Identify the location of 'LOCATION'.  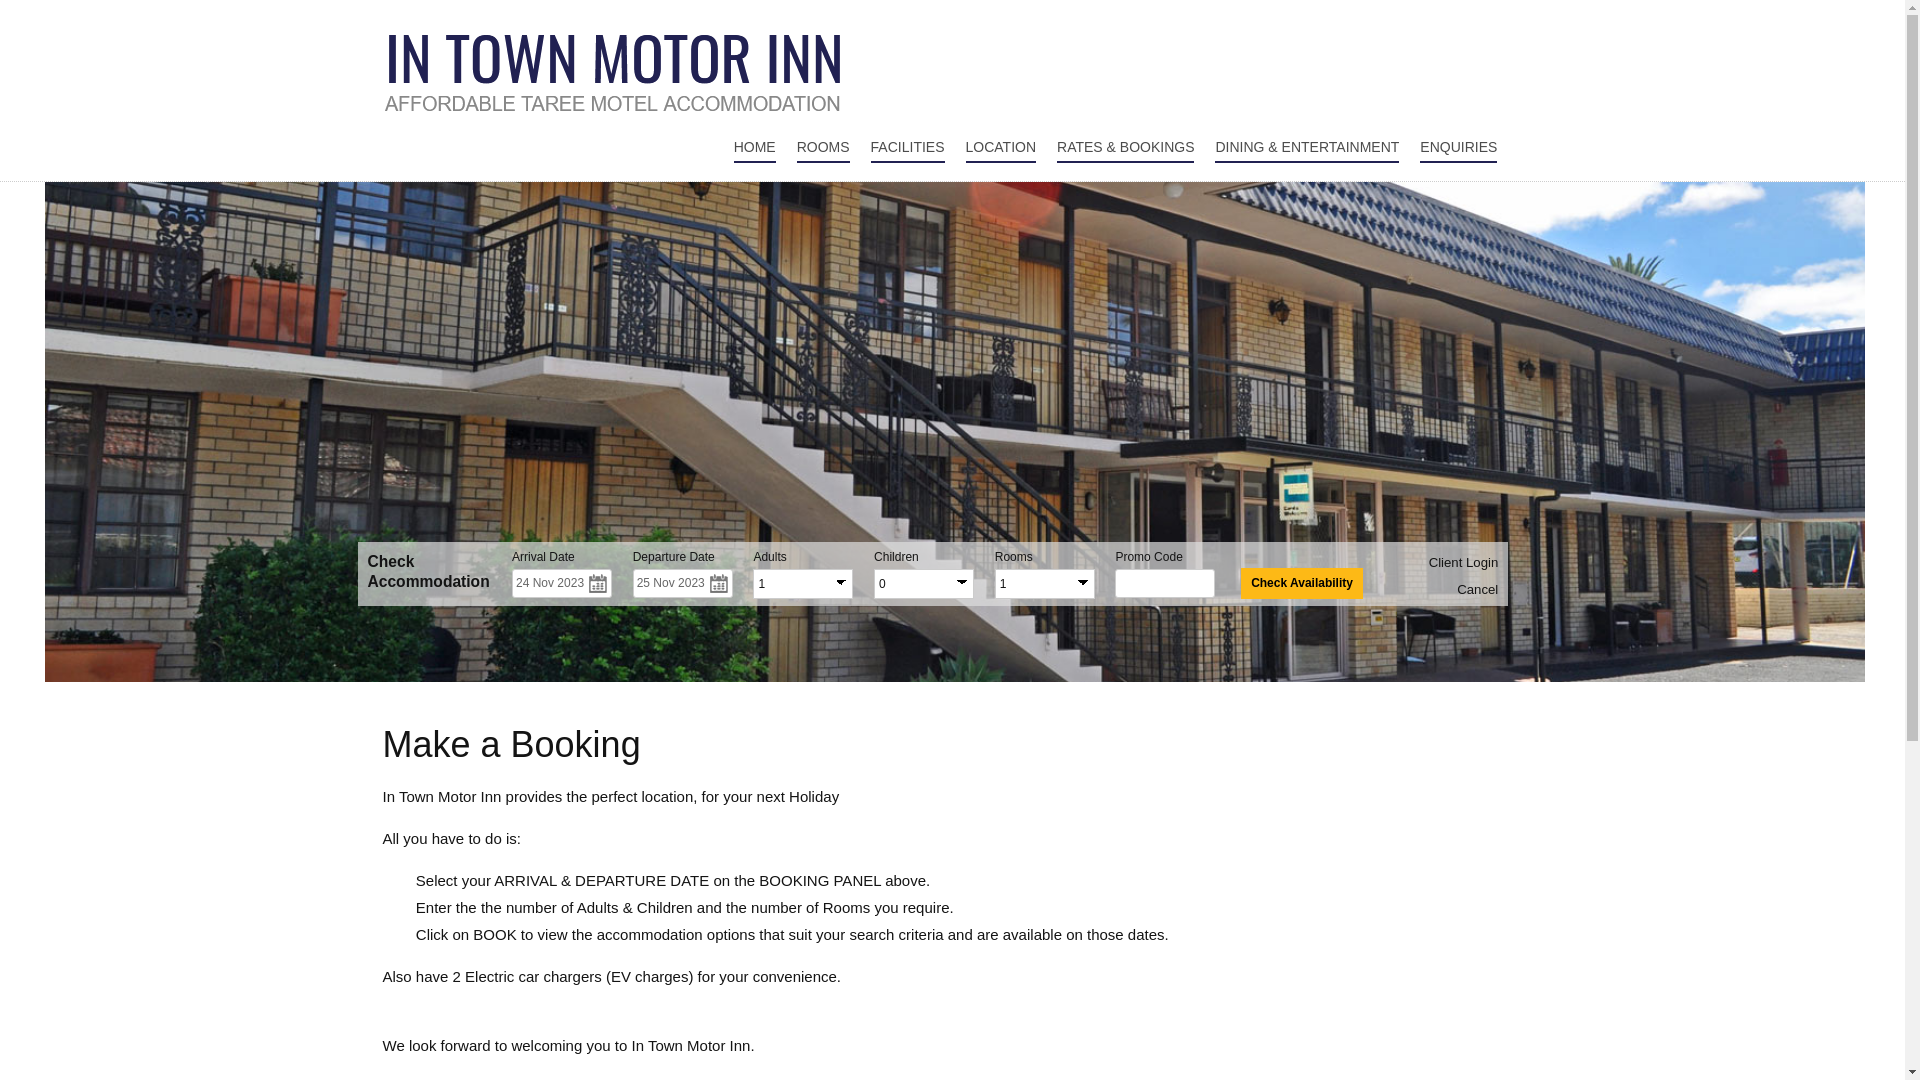
(1001, 147).